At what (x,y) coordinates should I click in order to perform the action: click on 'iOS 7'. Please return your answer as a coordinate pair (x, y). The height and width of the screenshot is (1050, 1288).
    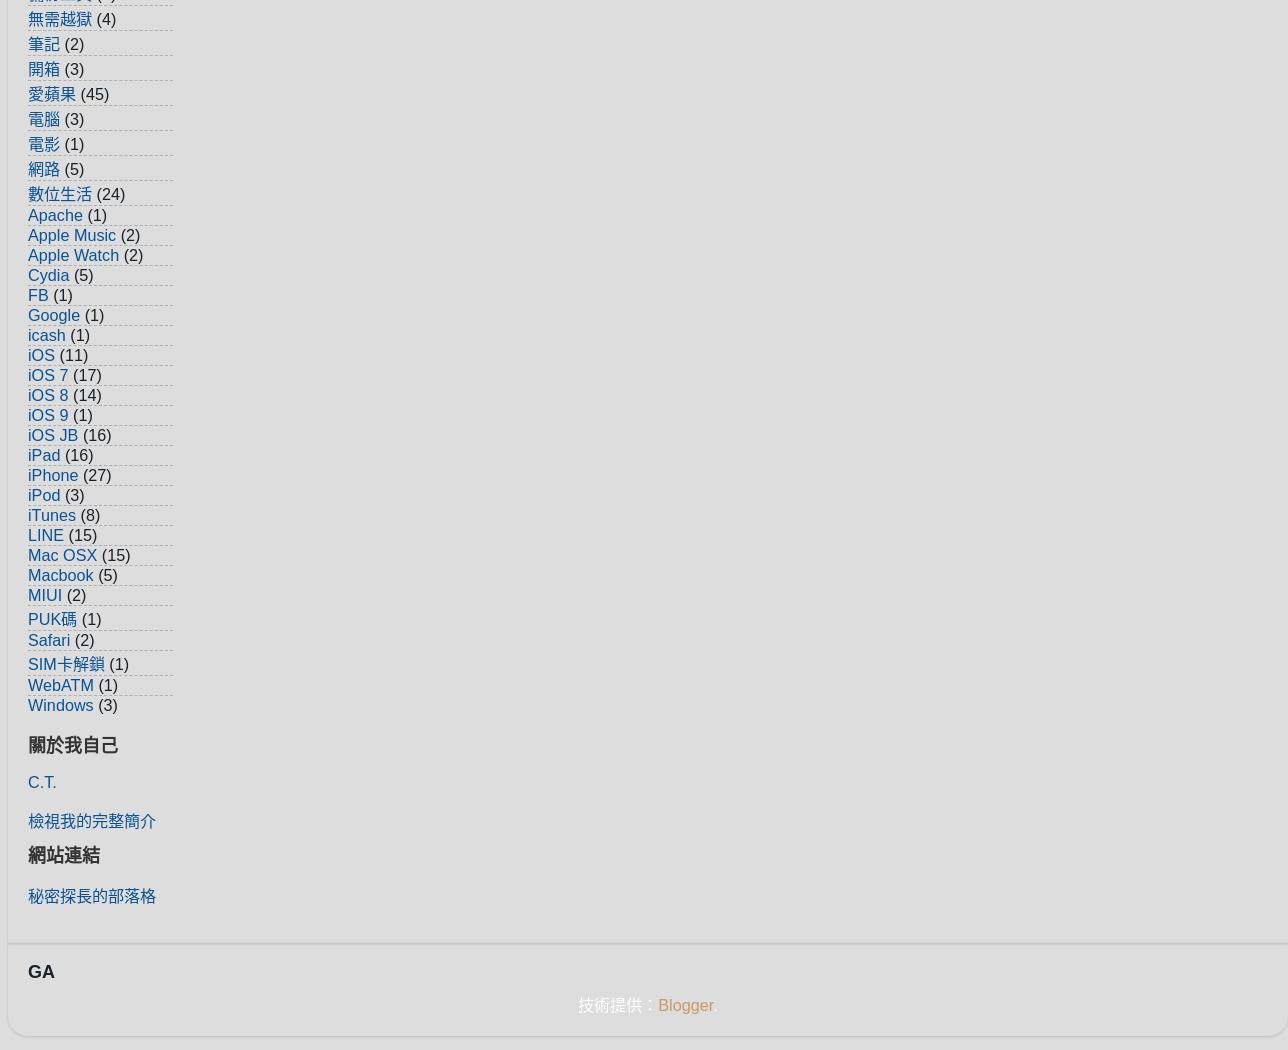
    Looking at the image, I should click on (48, 373).